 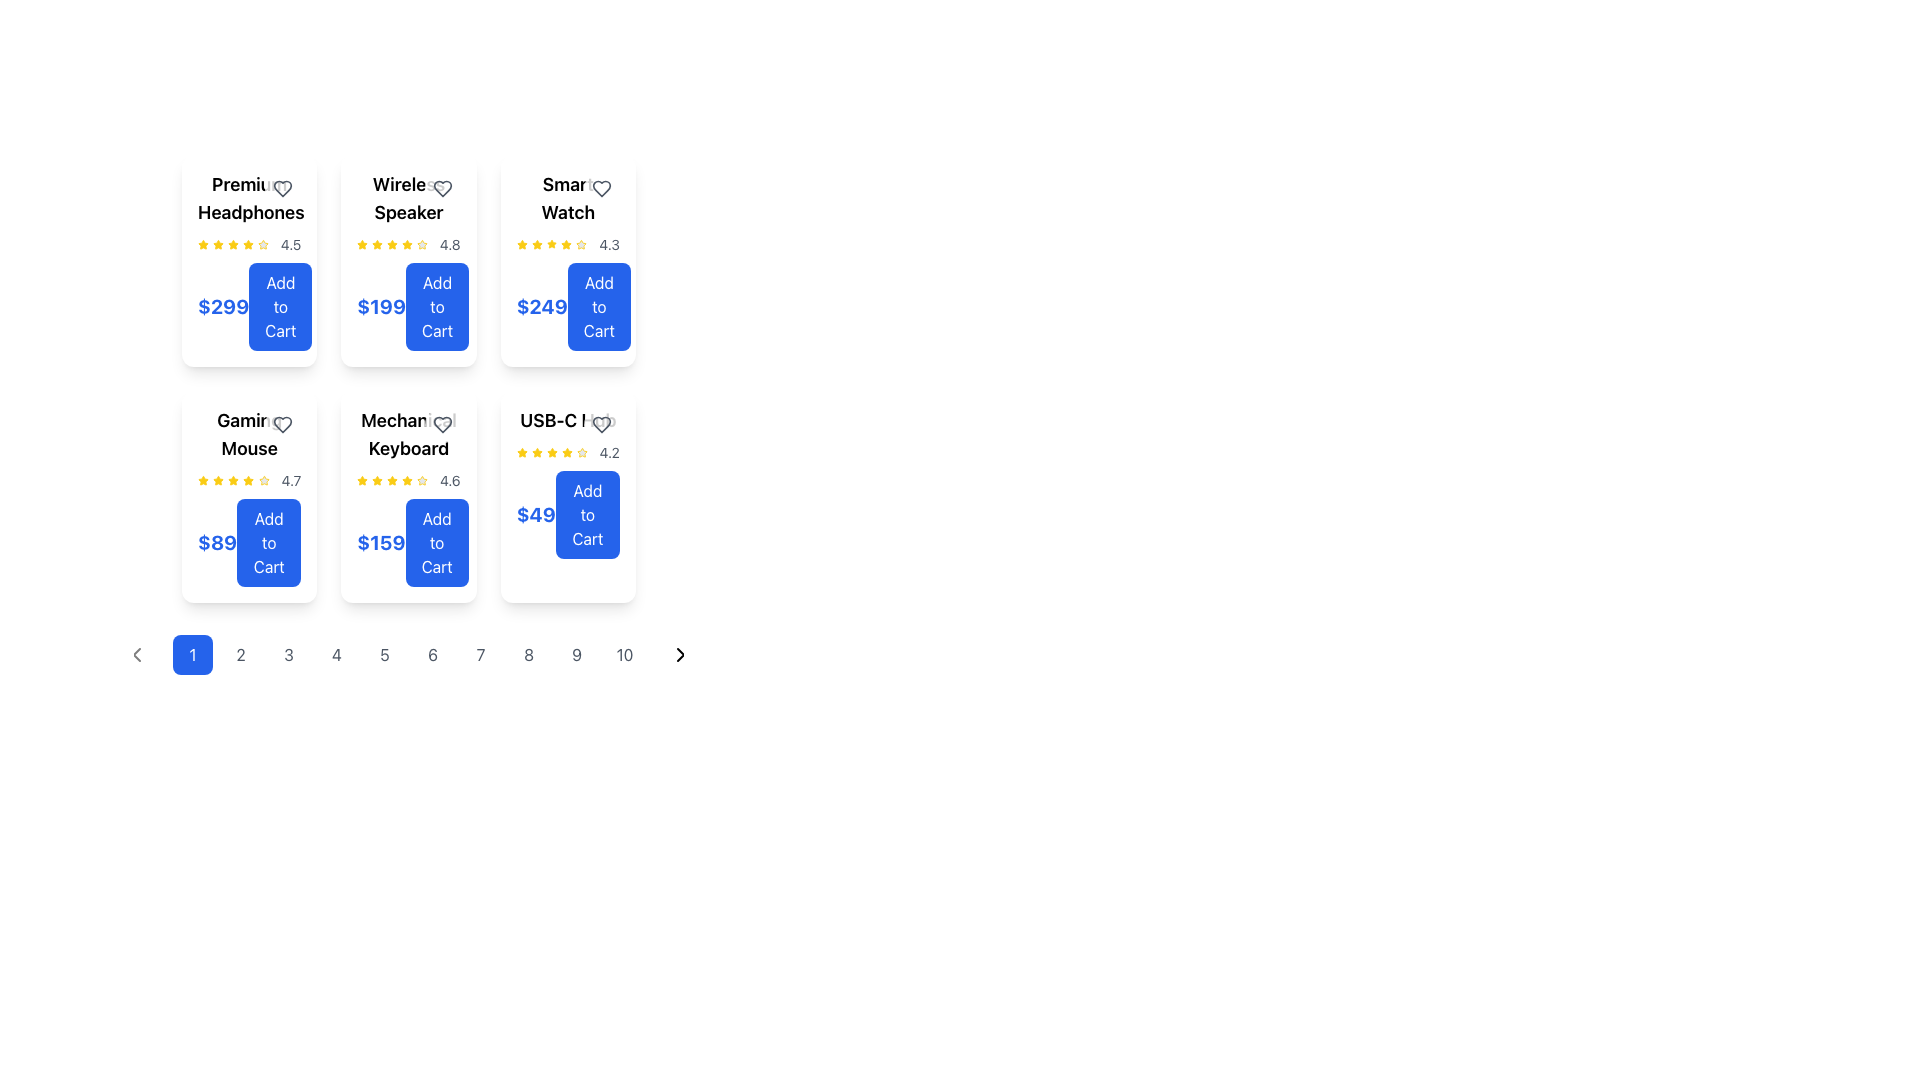 What do you see at coordinates (580, 244) in the screenshot?
I see `the fifth star icon indicating the remaining rating level on the 'Smart Watch' product card, located in the top-right corner of the grid layout` at bounding box center [580, 244].